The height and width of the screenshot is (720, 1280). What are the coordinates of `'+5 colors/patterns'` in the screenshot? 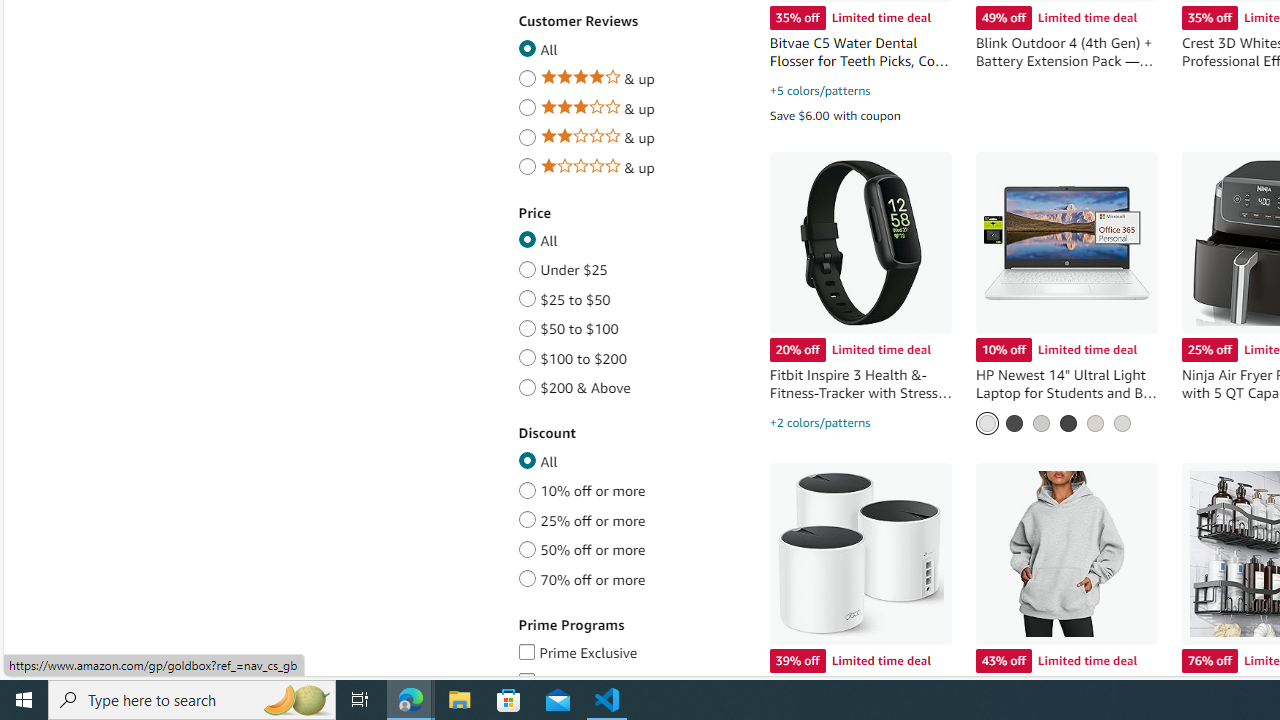 It's located at (819, 91).